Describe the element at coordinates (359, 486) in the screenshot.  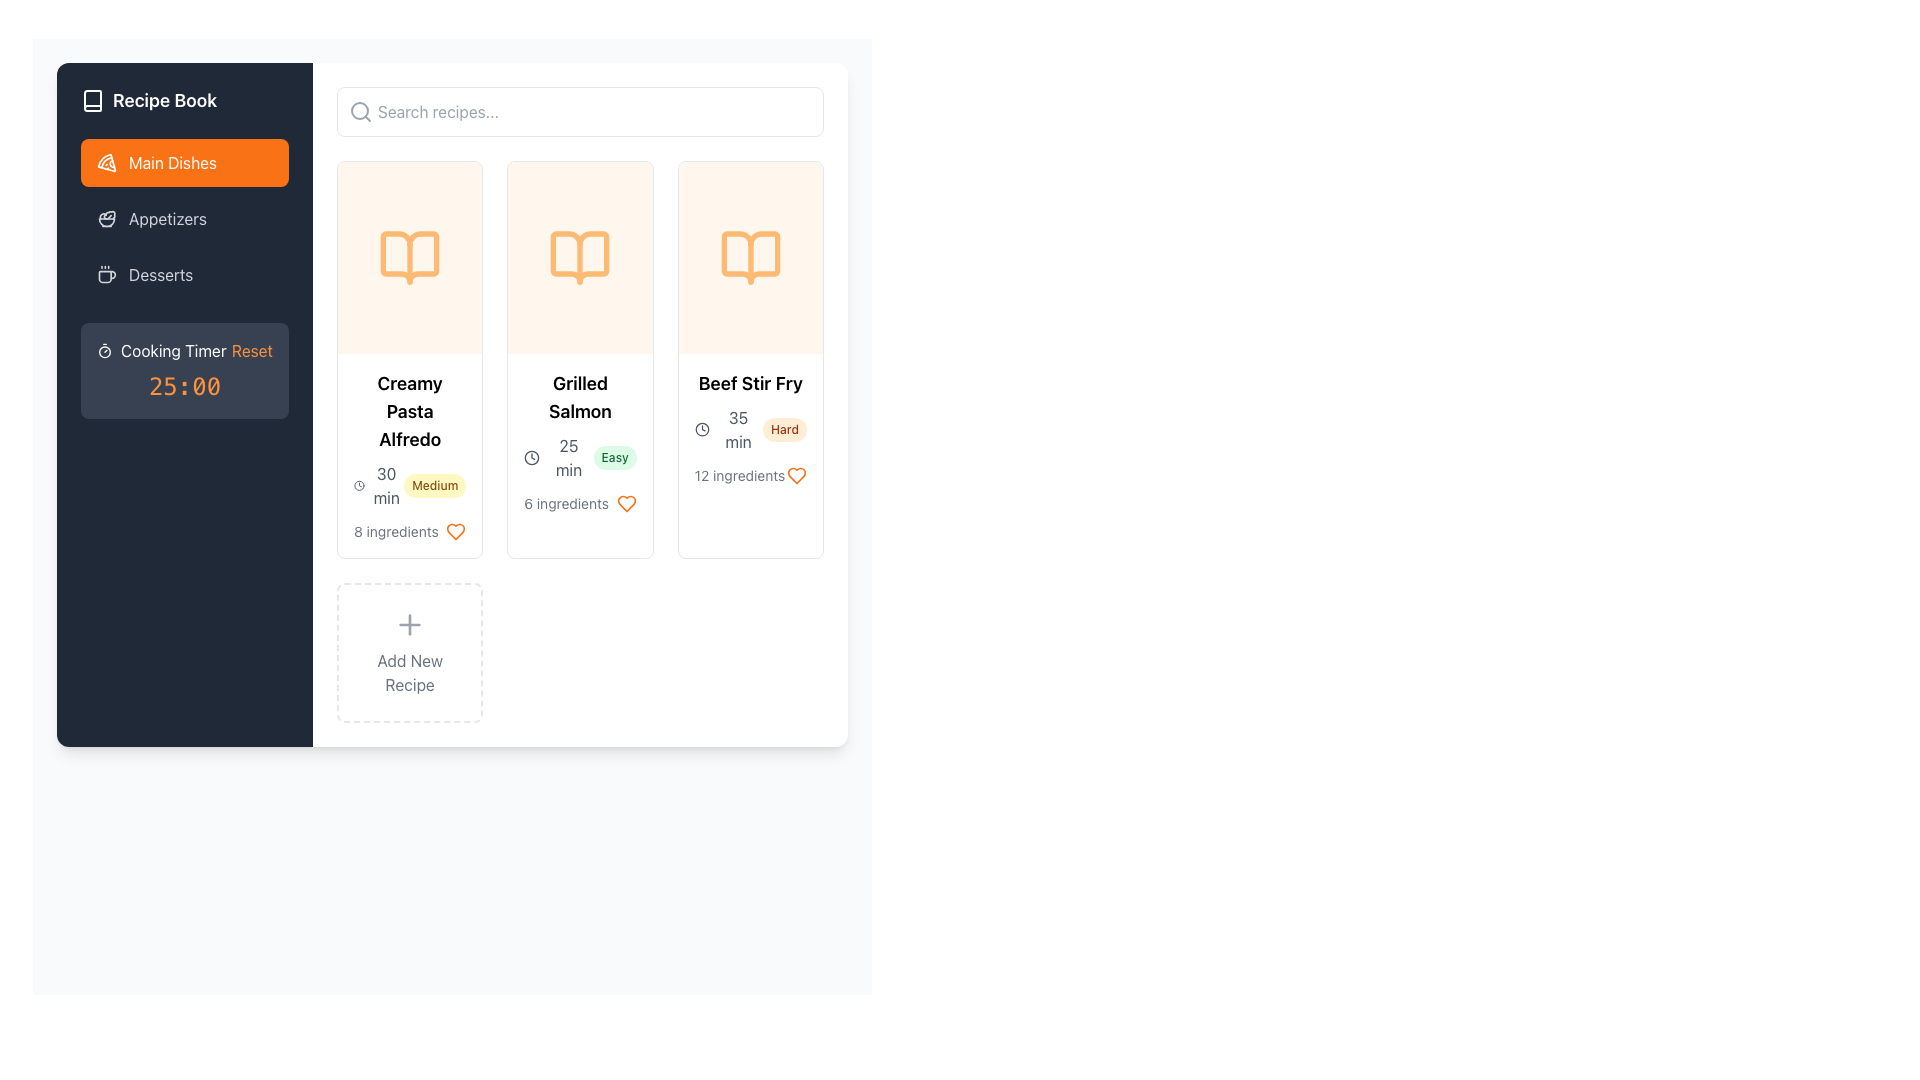
I see `the design and purpose of the outer circular boundary of the clock icon, which represents time or duration within the UI` at that location.